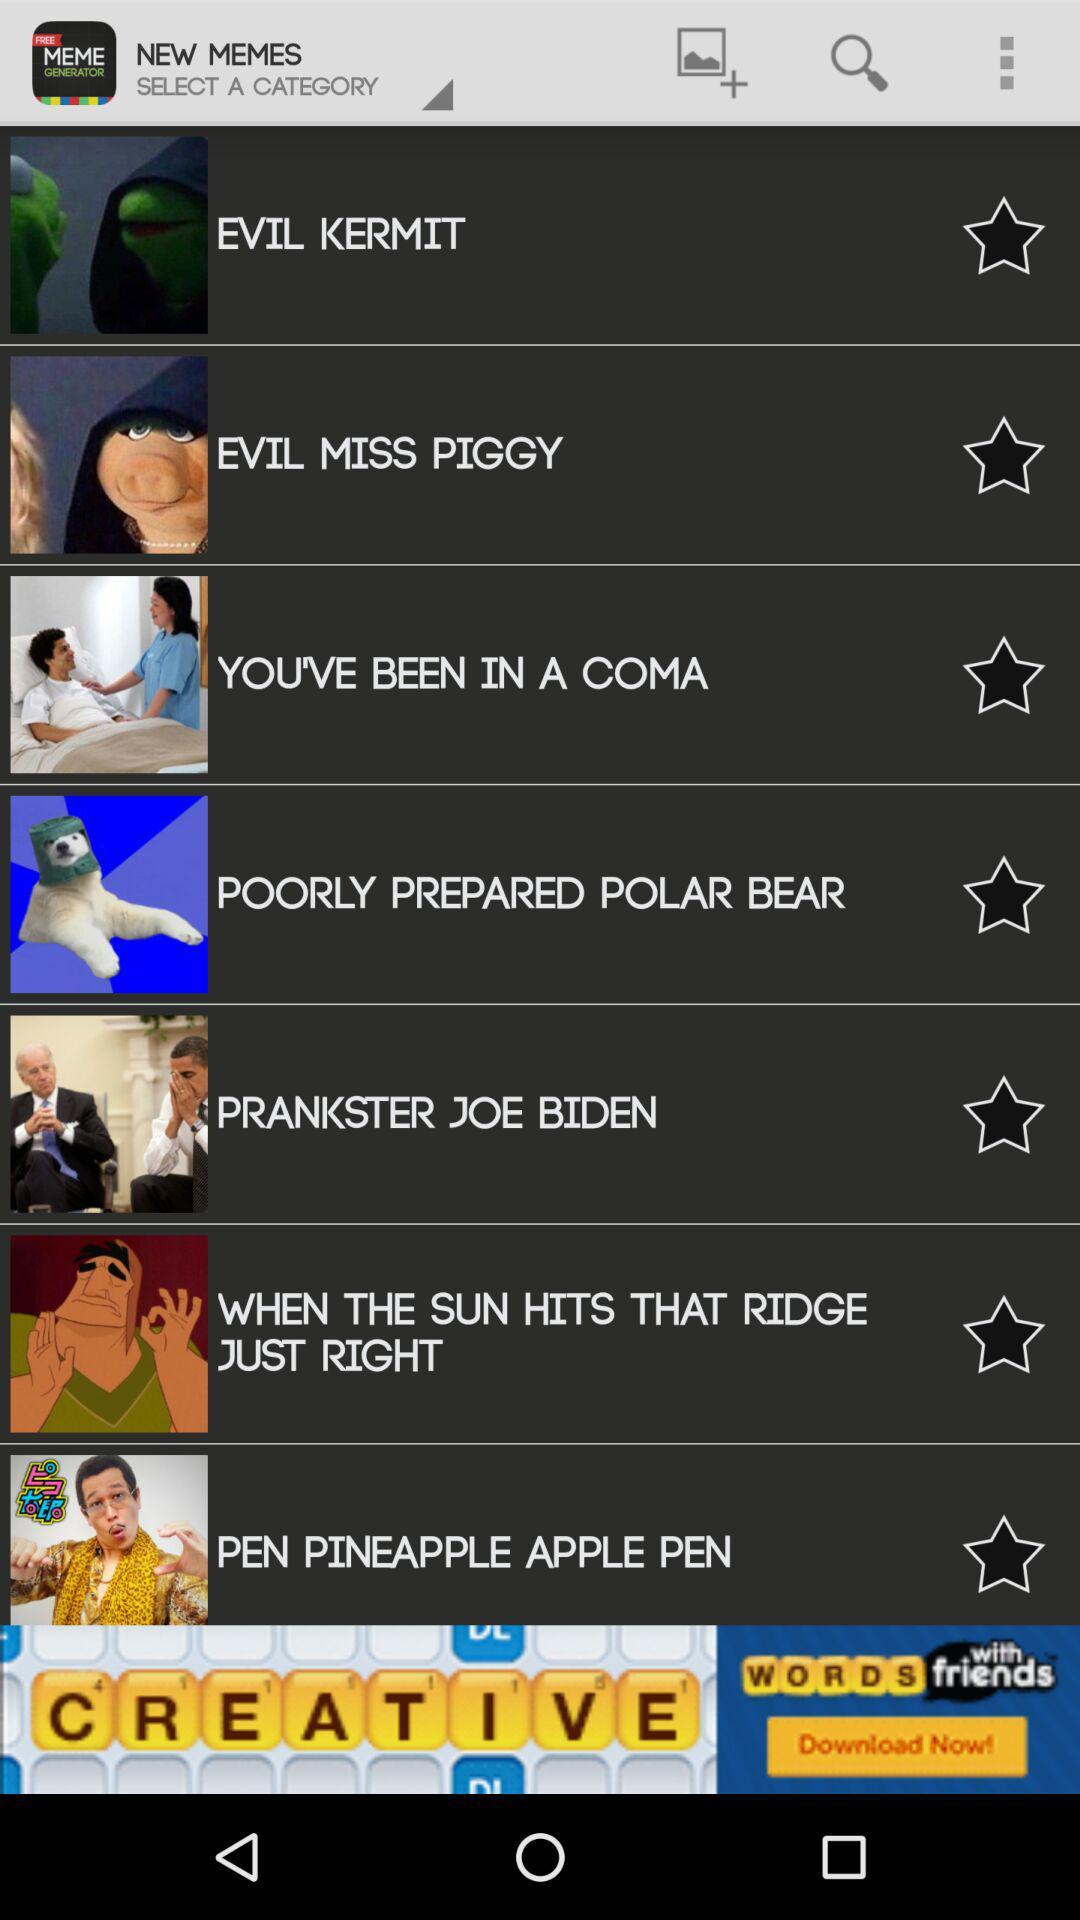 This screenshot has width=1080, height=1920. Describe the element at coordinates (1003, 235) in the screenshot. I see `mark evil kermit as favorite` at that location.